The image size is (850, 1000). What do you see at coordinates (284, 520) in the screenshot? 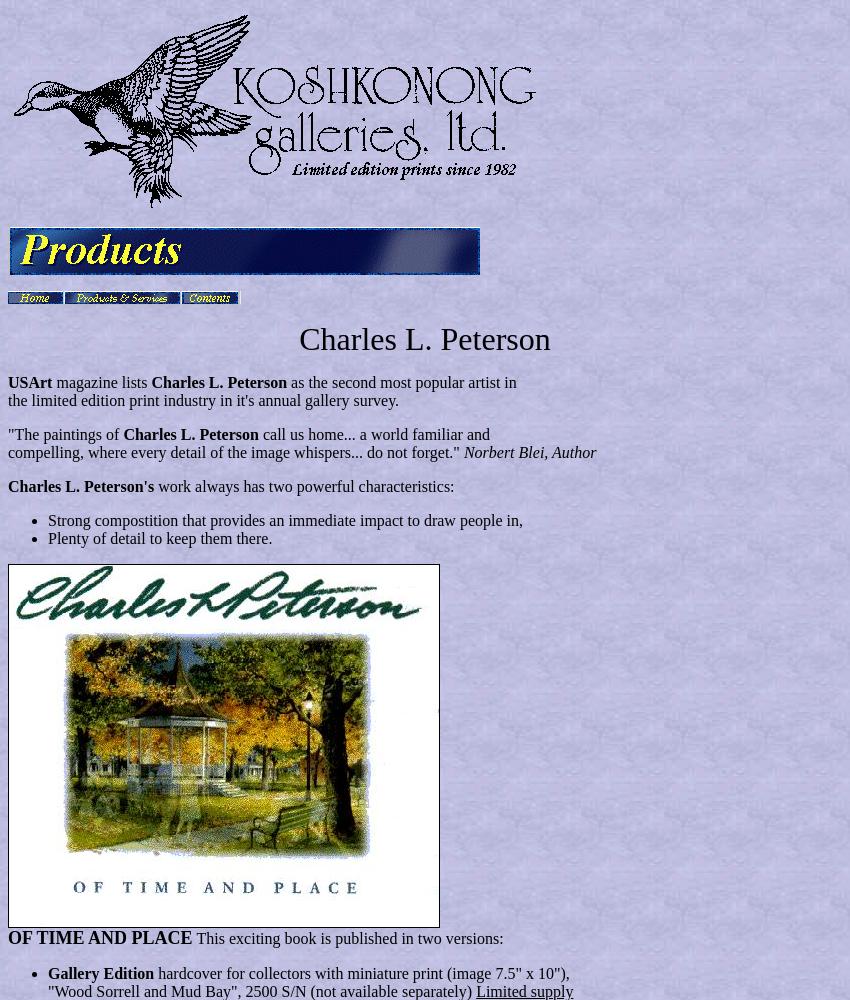
I see `'Strong compostition that provides an immediate impact to
        draw people in,'` at bounding box center [284, 520].